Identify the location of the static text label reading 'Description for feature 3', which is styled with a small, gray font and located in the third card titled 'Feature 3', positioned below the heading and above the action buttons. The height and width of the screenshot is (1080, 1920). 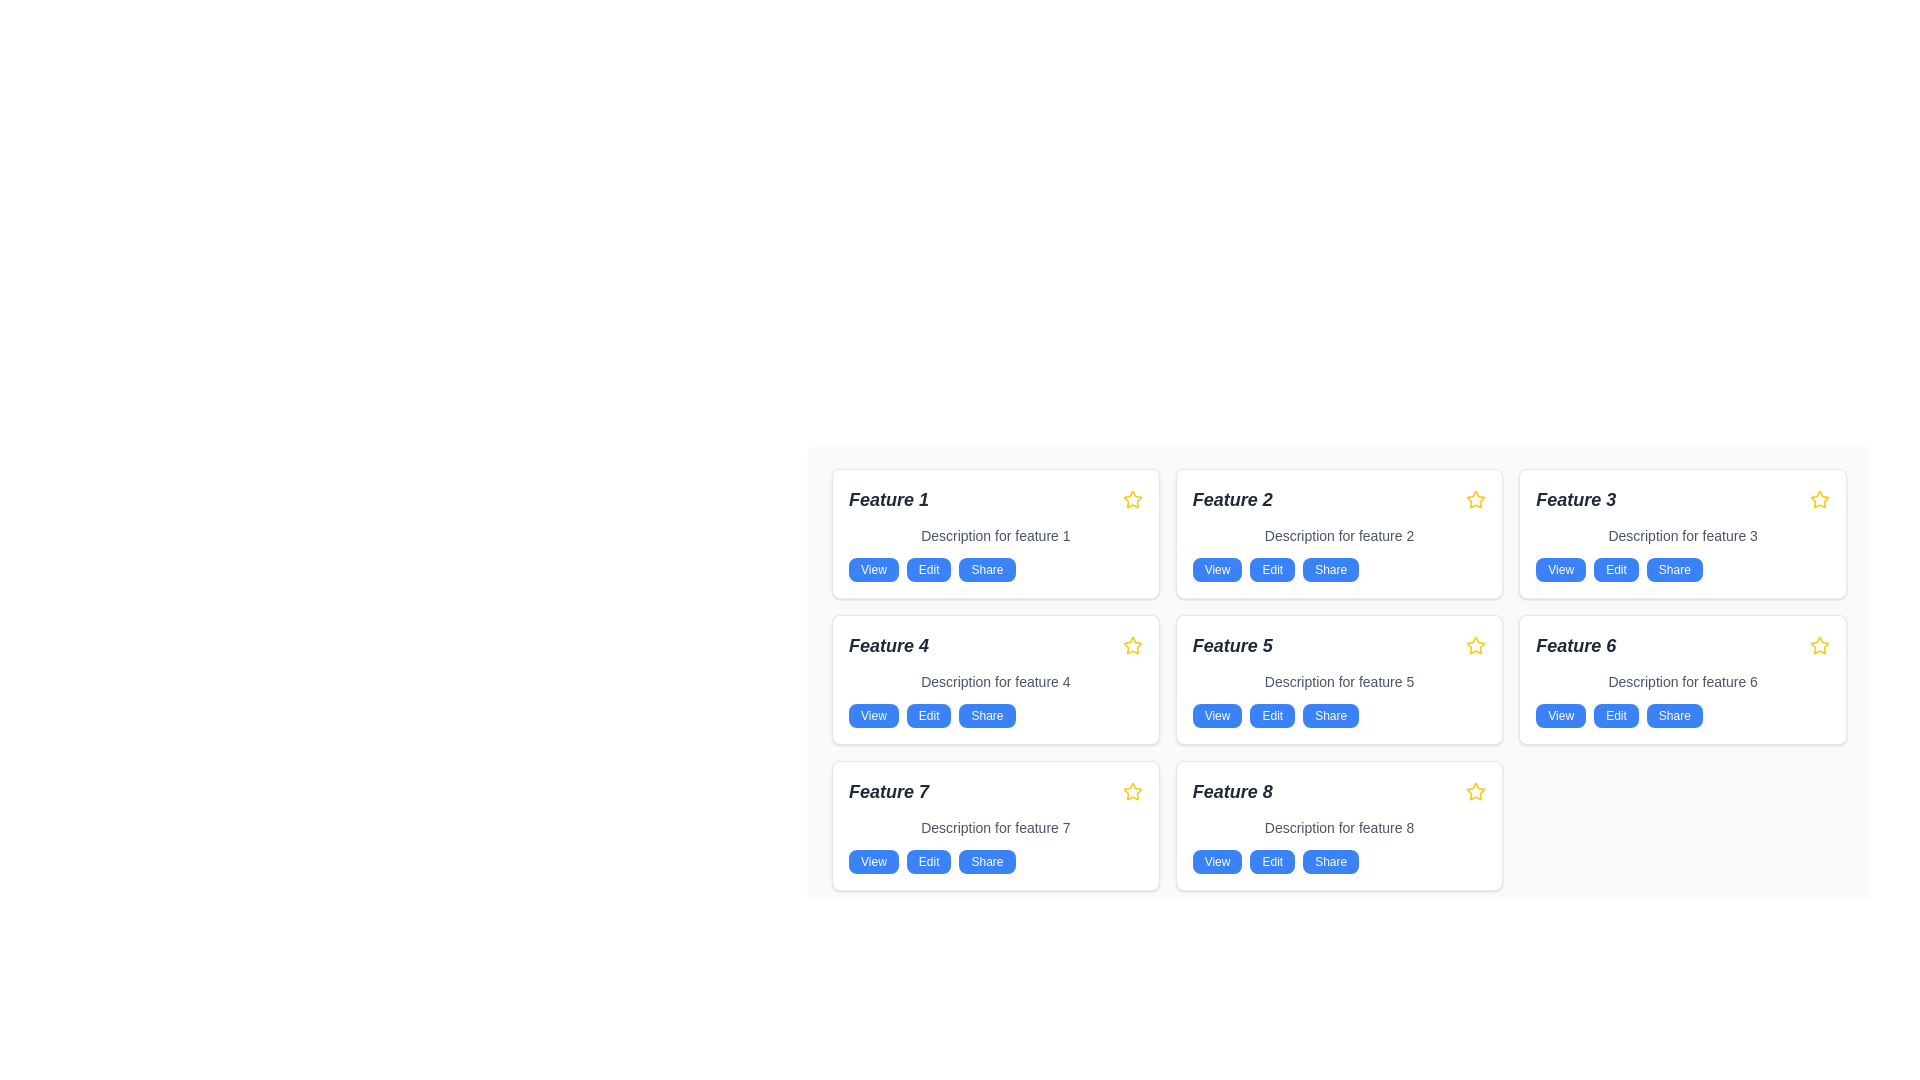
(1682, 535).